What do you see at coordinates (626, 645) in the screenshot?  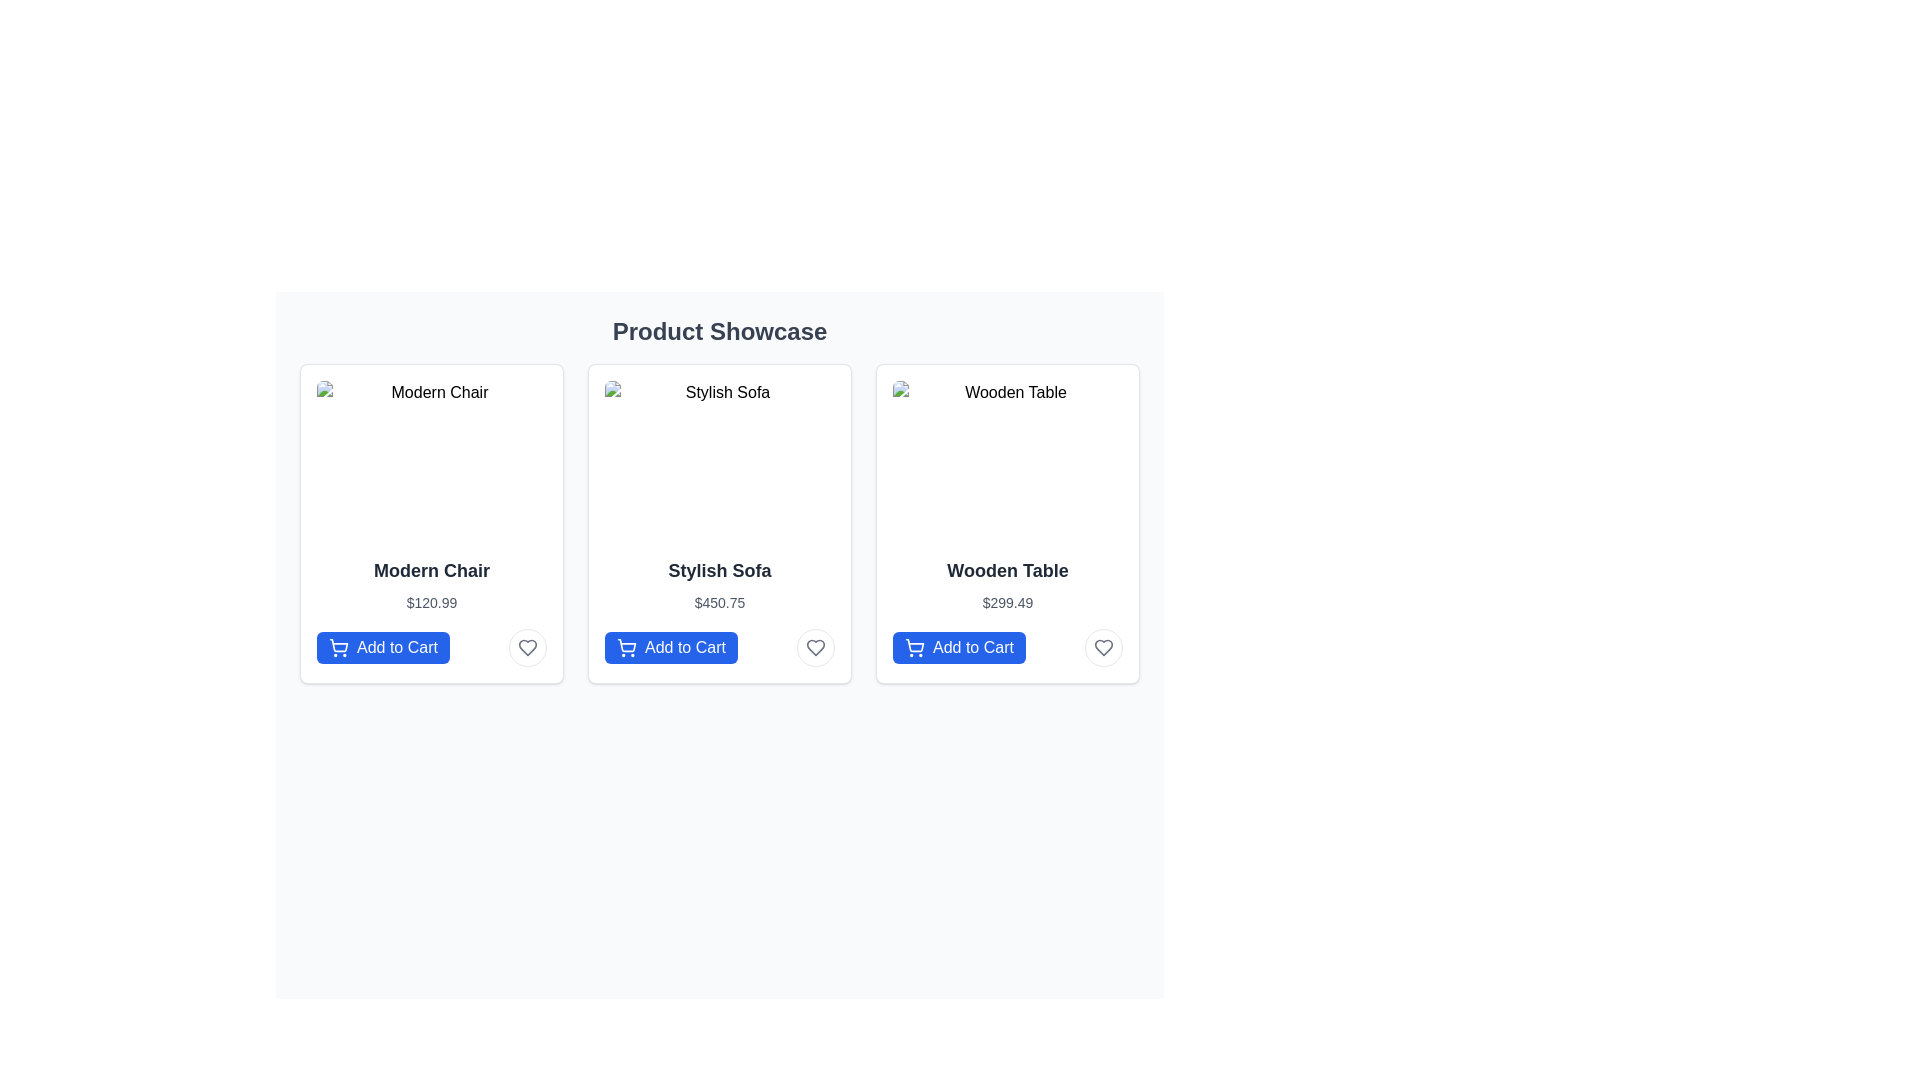 I see `the graphical representation of the shopping cart icon associated with the 'Add to Cart' button for the 'Stylish Sofa' product in the second product card of the middle row` at bounding box center [626, 645].